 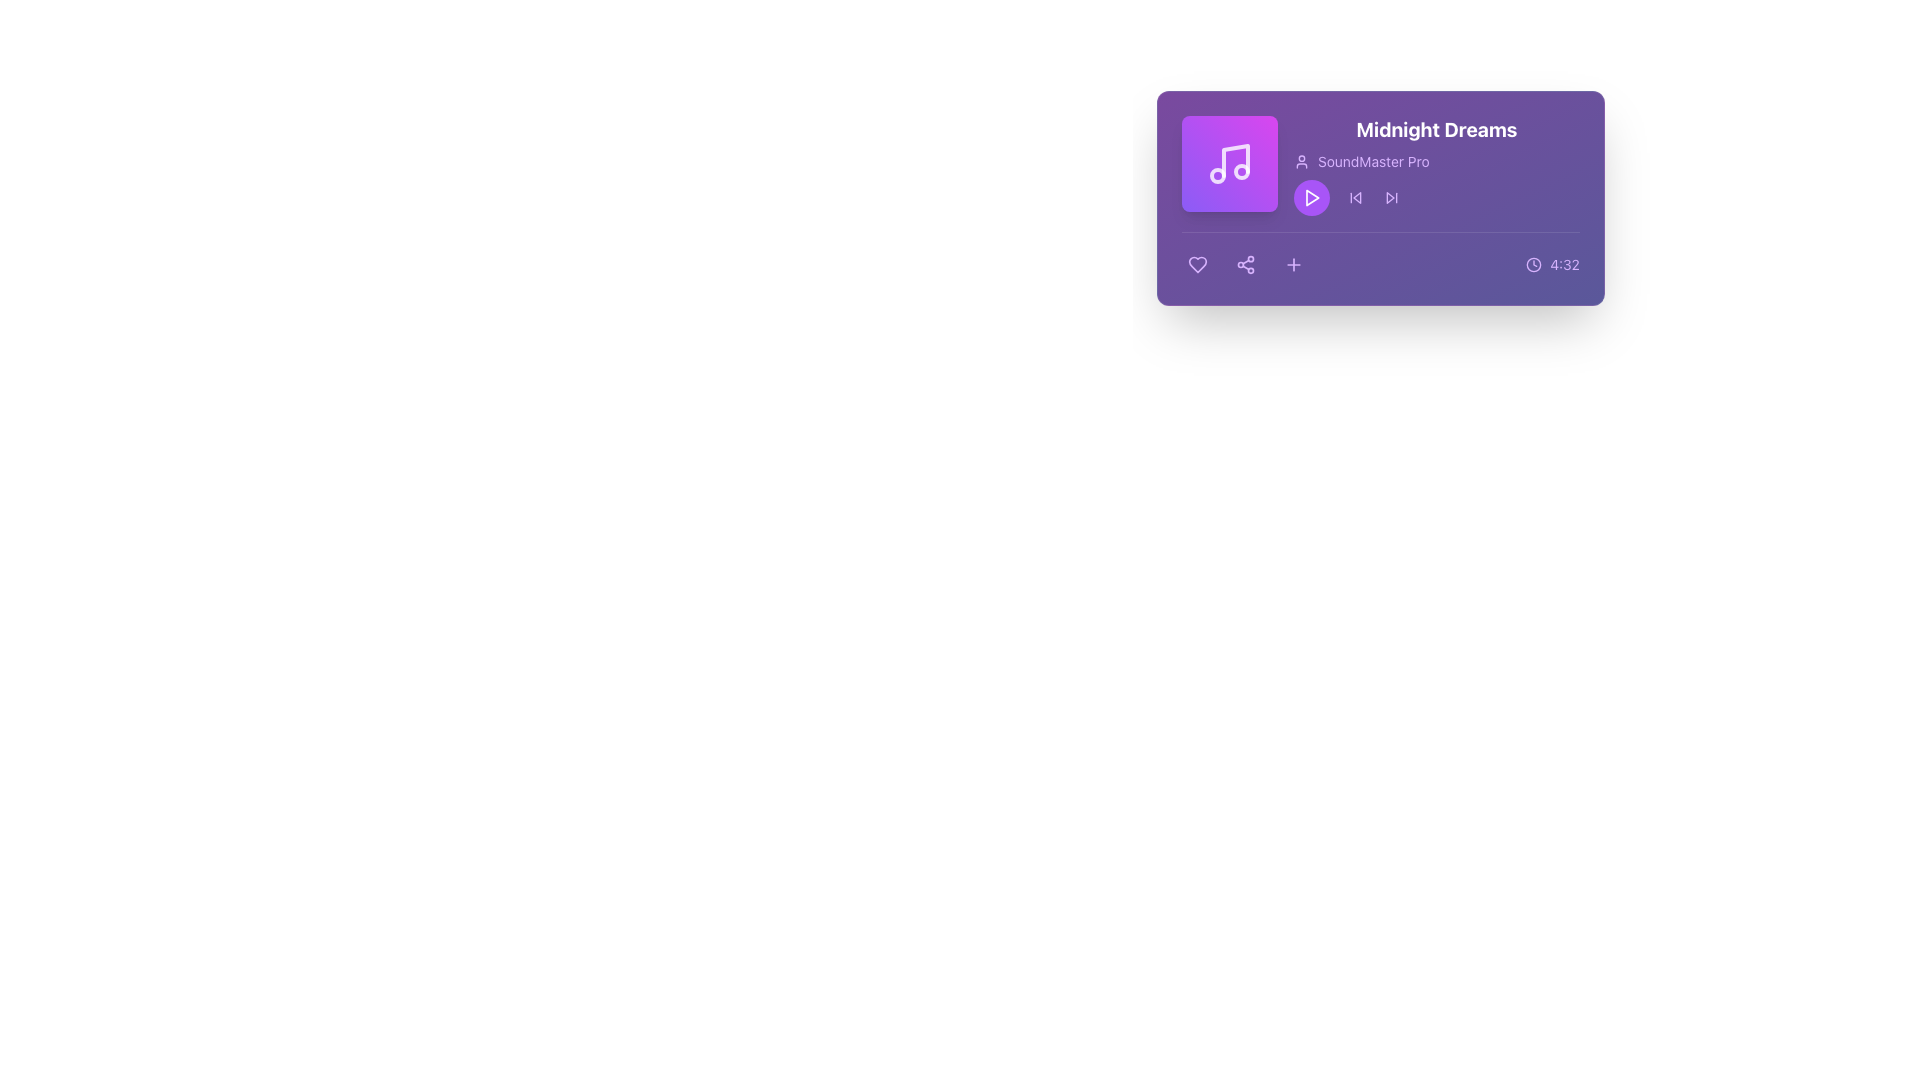 What do you see at coordinates (1294, 264) in the screenshot?
I see `the plus icon button, which is a minimalistic design with a cross shape, located` at bounding box center [1294, 264].